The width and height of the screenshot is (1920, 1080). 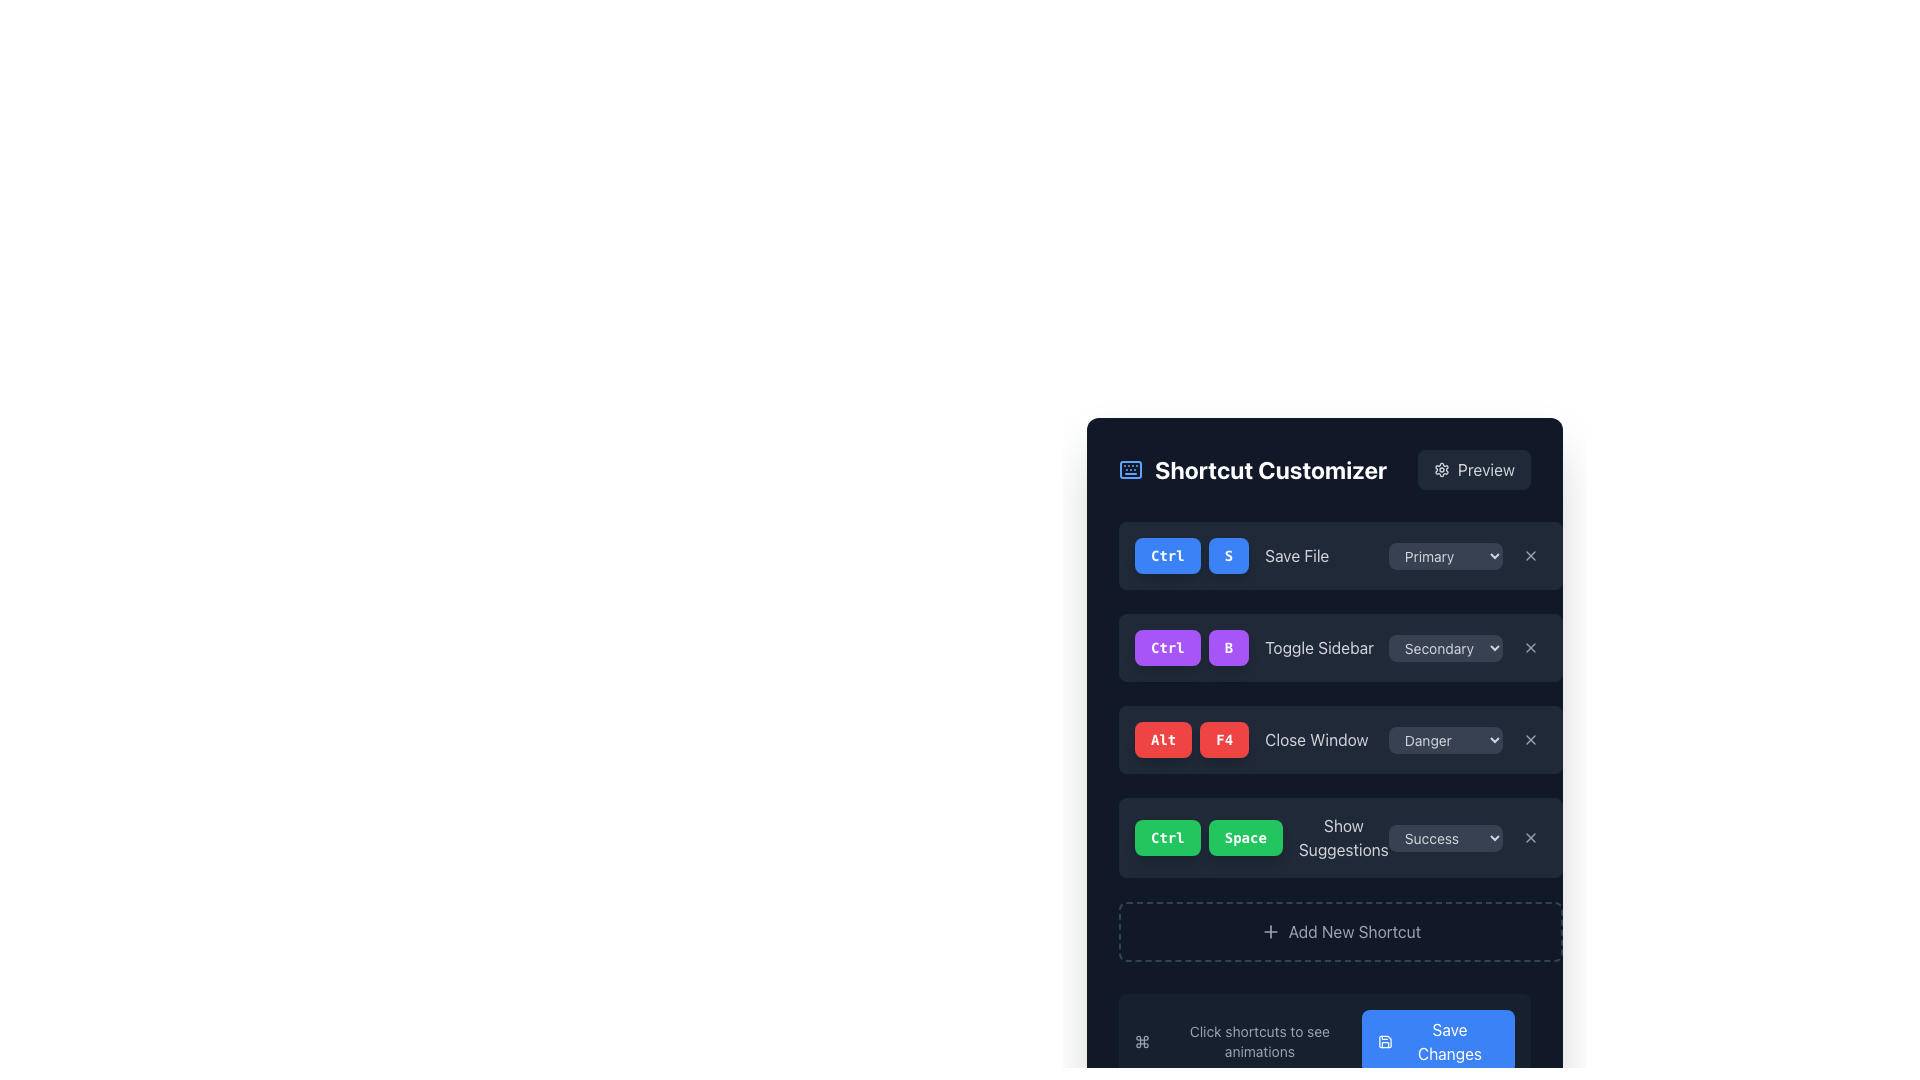 What do you see at coordinates (1192, 555) in the screenshot?
I see `the grouped element representing the shortcut combination for 'Save File' (Ctrl + S) located in the first row of shortcut keys under the 'Shortcut Customizer' header` at bounding box center [1192, 555].